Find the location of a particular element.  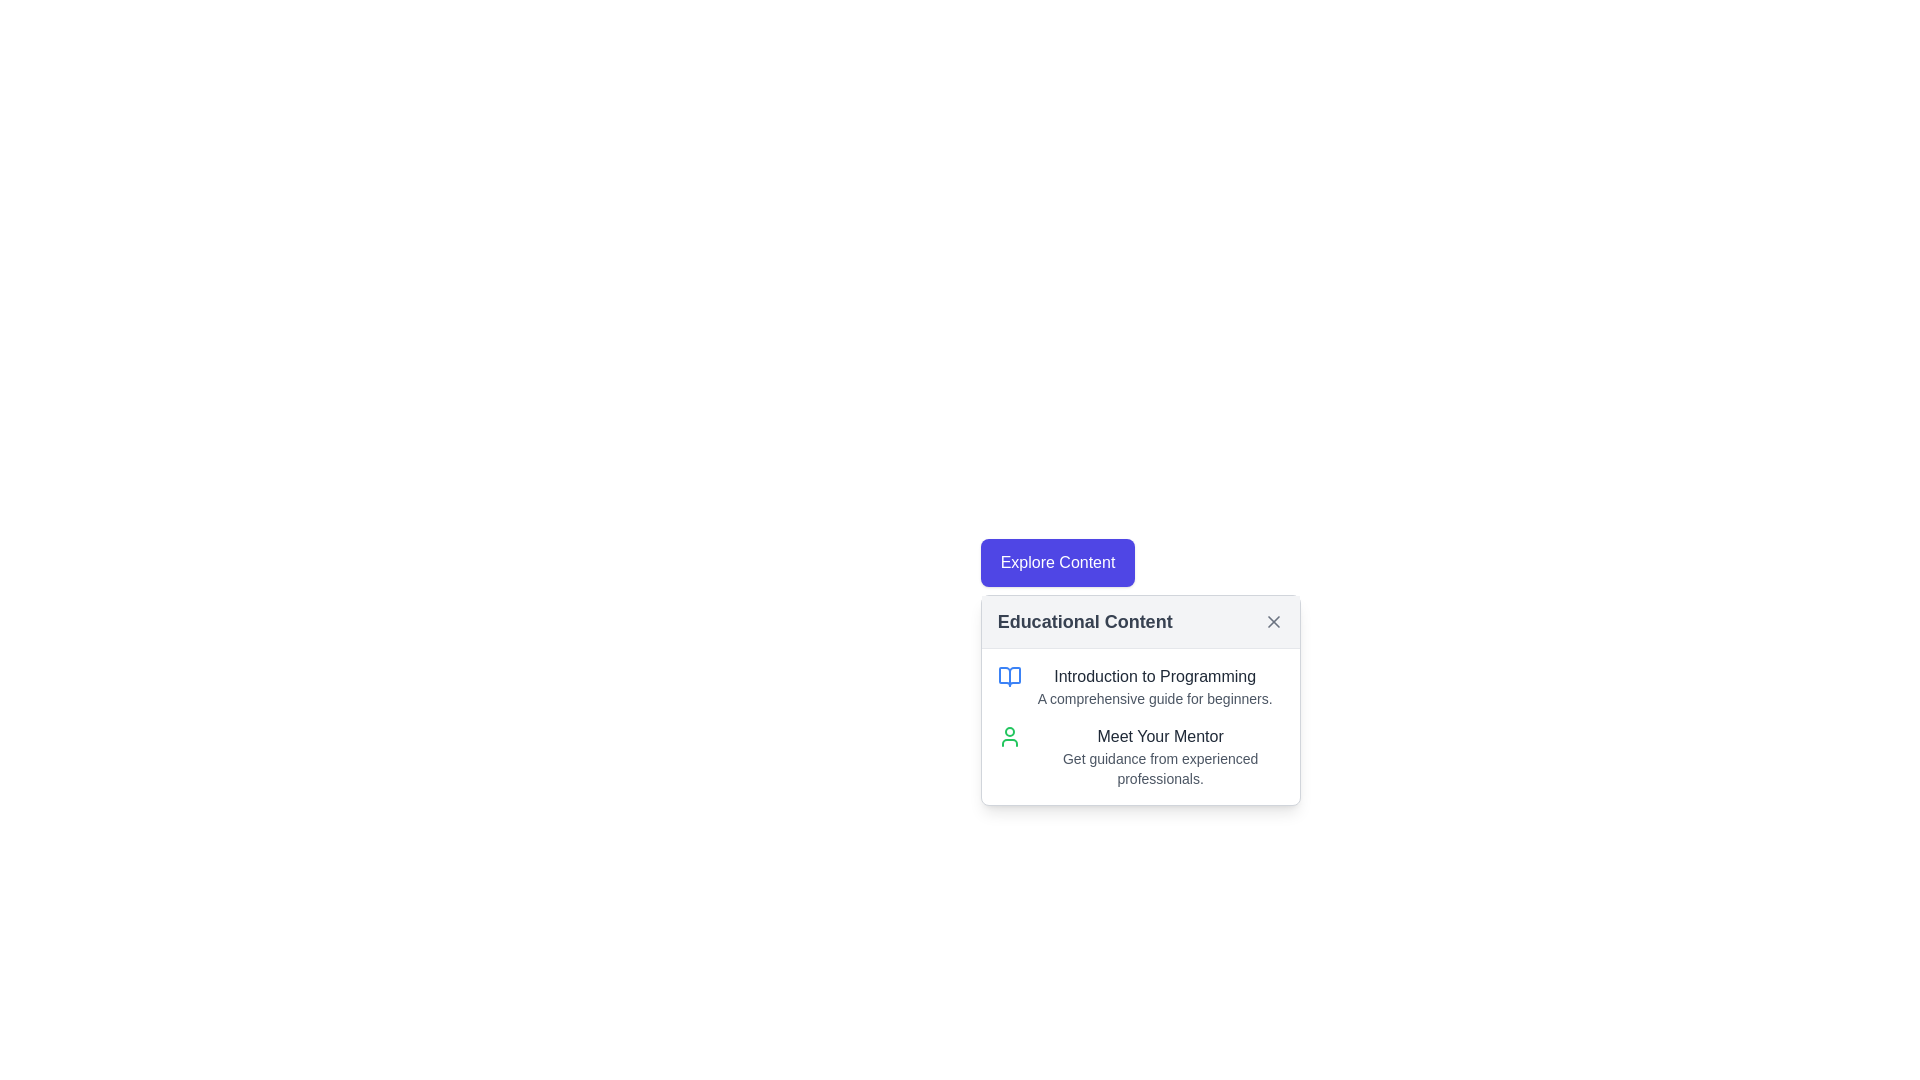

the 'Educational Content' text label in the header of the content card is located at coordinates (1084, 620).